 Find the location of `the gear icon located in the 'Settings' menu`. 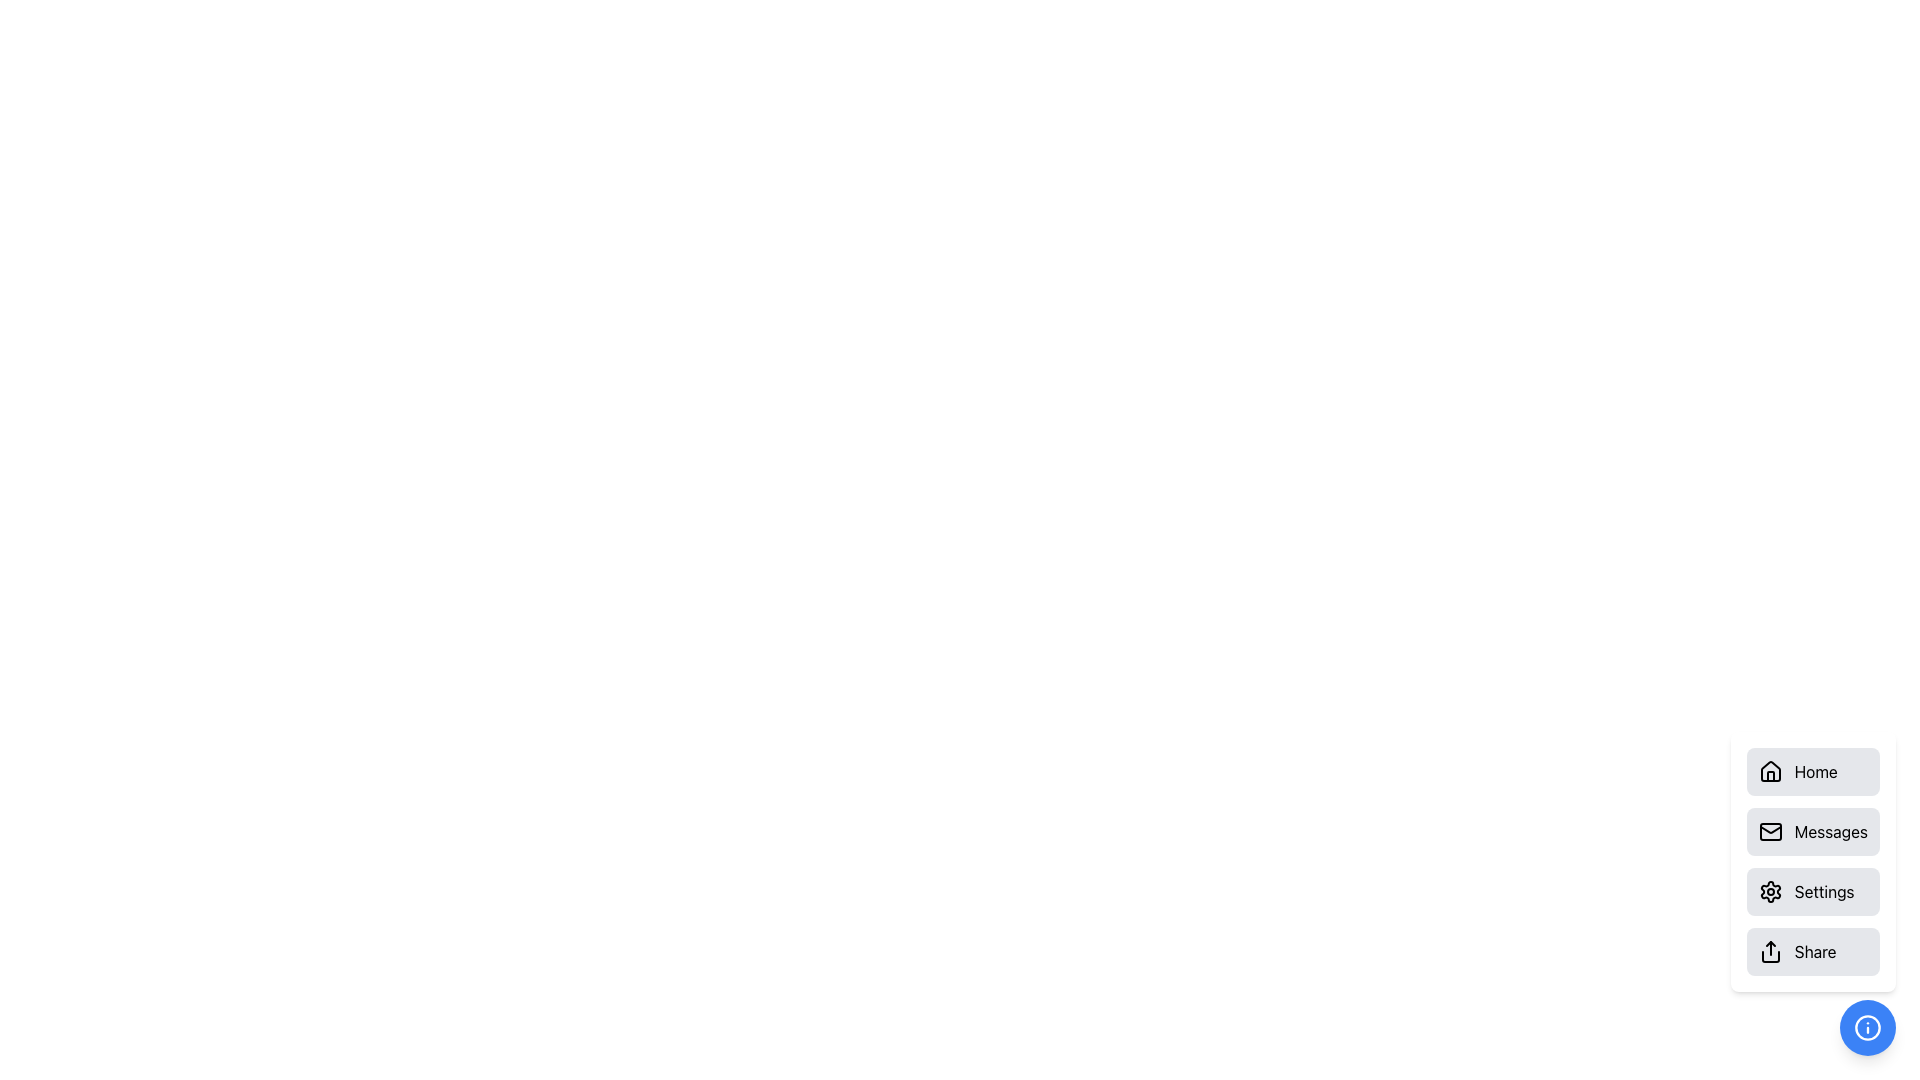

the gear icon located in the 'Settings' menu is located at coordinates (1770, 890).